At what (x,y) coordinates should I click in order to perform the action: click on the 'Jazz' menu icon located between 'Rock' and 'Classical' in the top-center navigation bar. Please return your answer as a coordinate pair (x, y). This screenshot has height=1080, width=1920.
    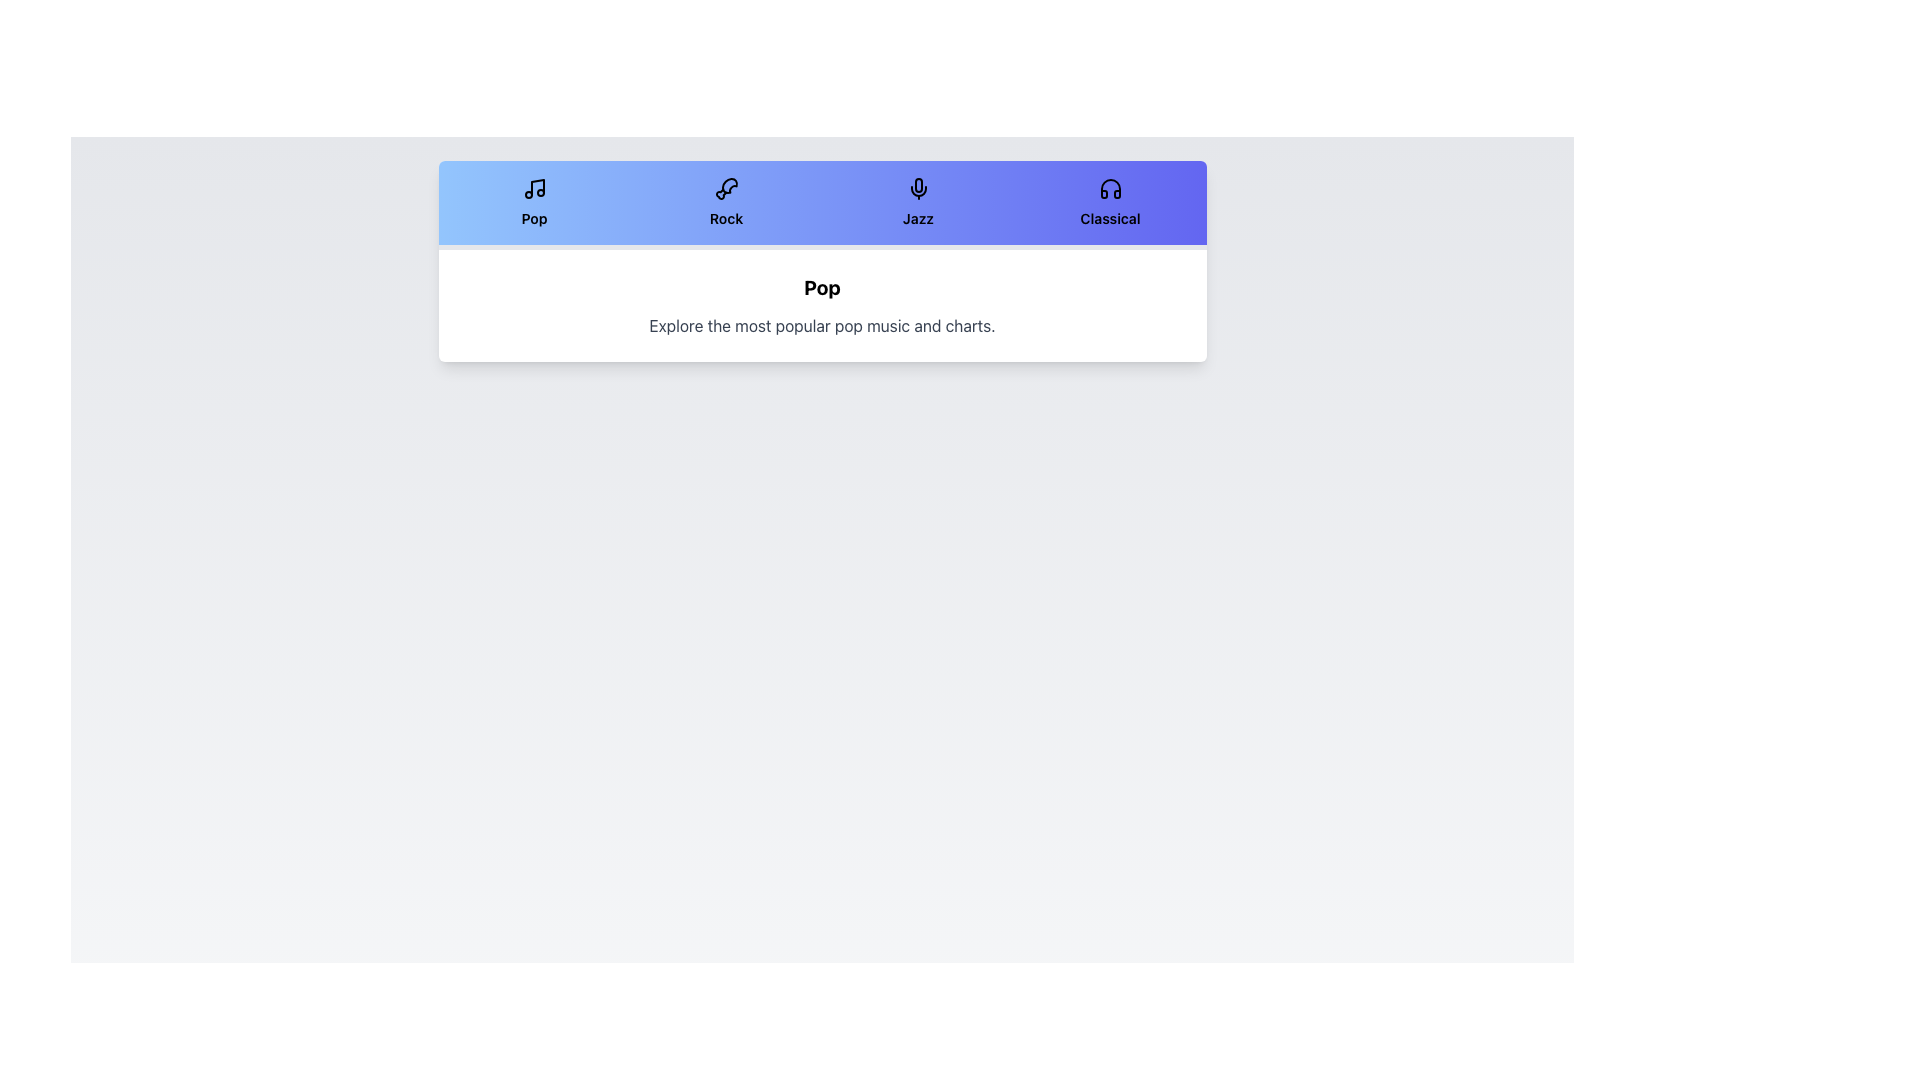
    Looking at the image, I should click on (917, 185).